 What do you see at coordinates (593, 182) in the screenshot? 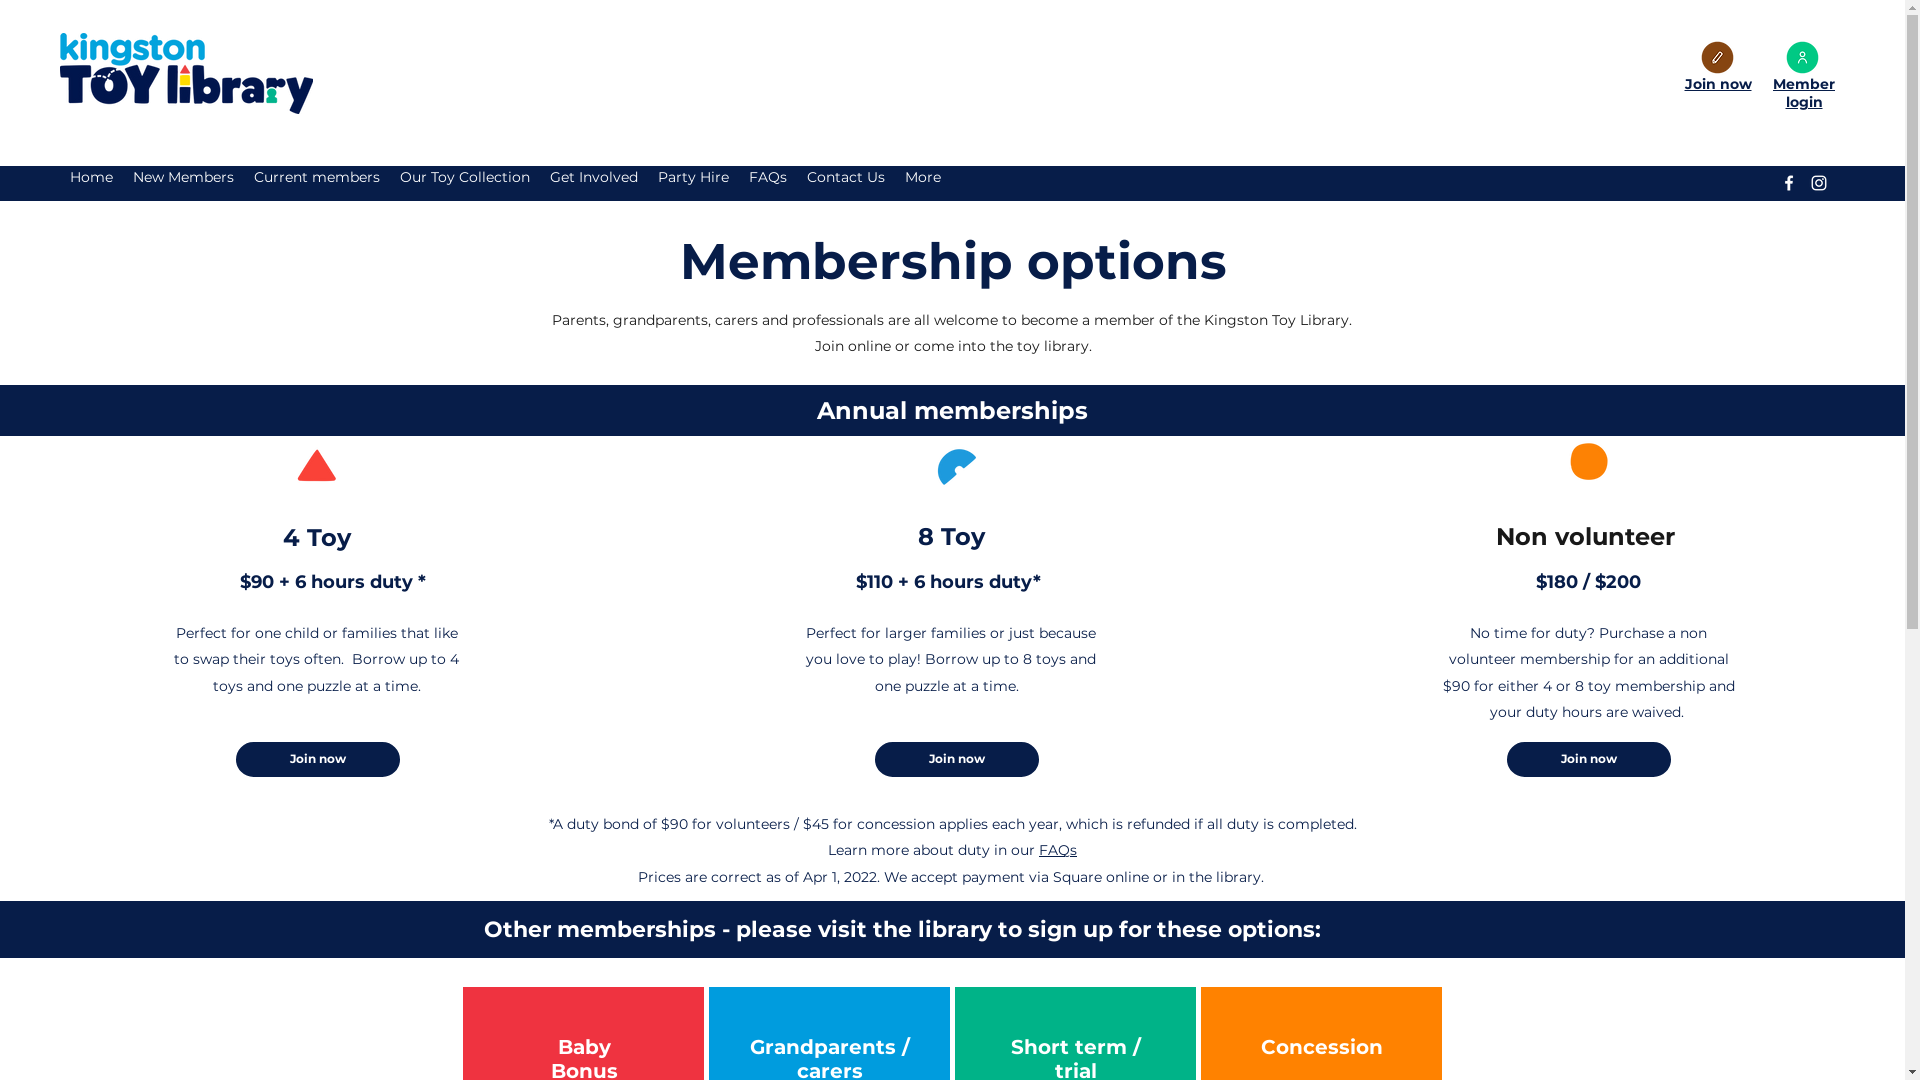
I see `'Get Involved'` at bounding box center [593, 182].